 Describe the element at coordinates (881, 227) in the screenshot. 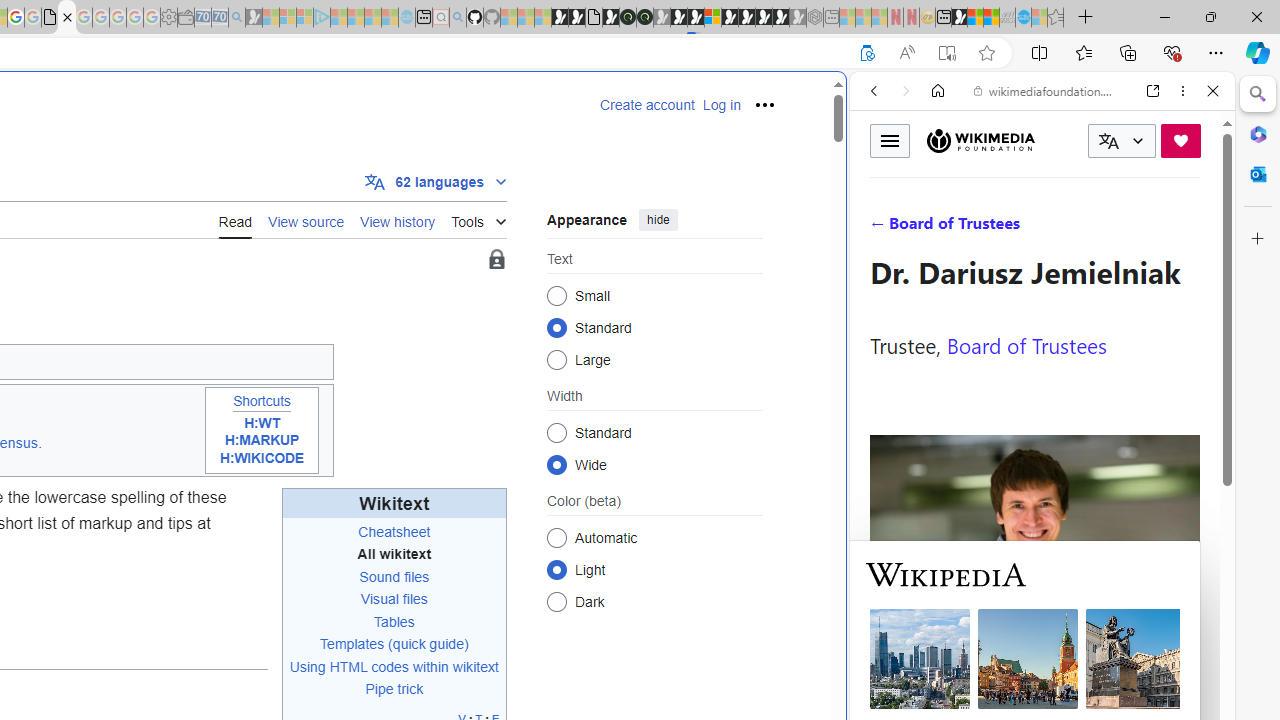

I see `'Search Filter, WEB'` at that location.